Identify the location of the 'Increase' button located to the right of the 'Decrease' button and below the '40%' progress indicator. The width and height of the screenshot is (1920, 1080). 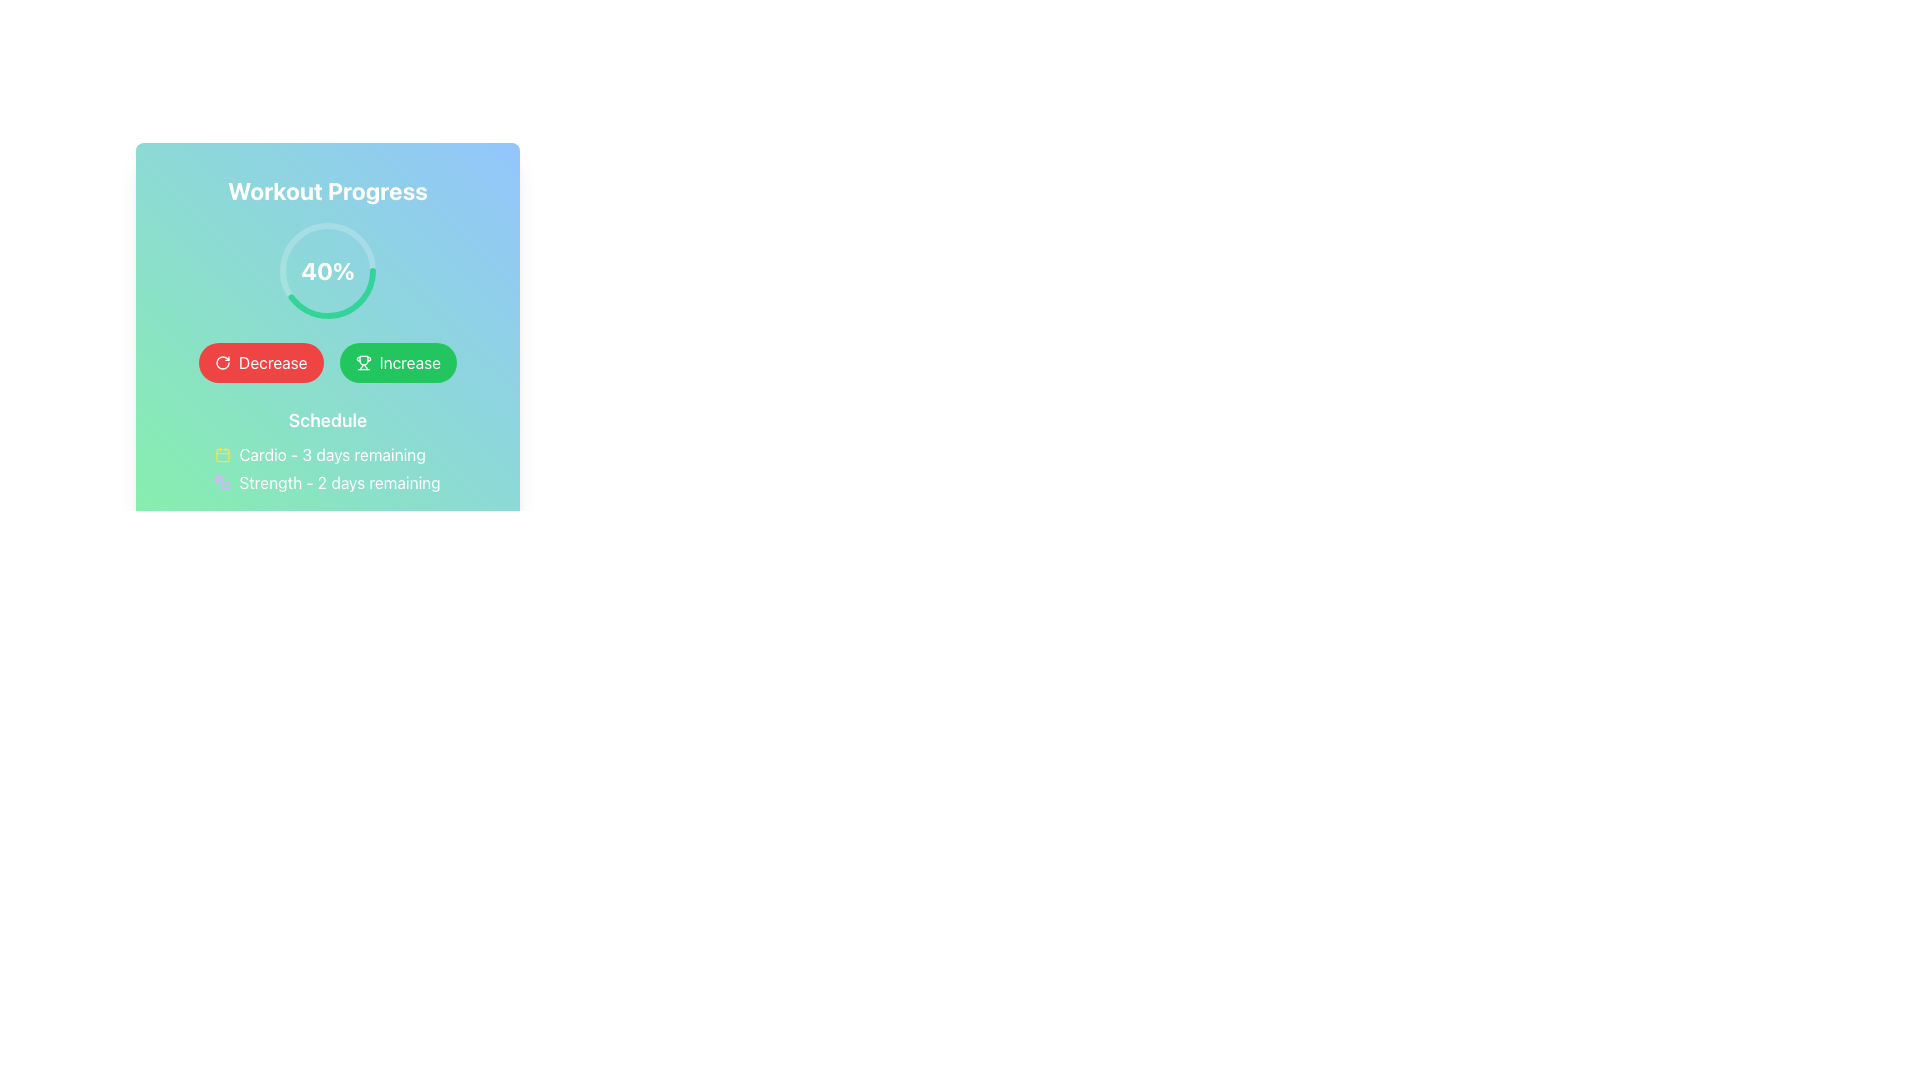
(398, 362).